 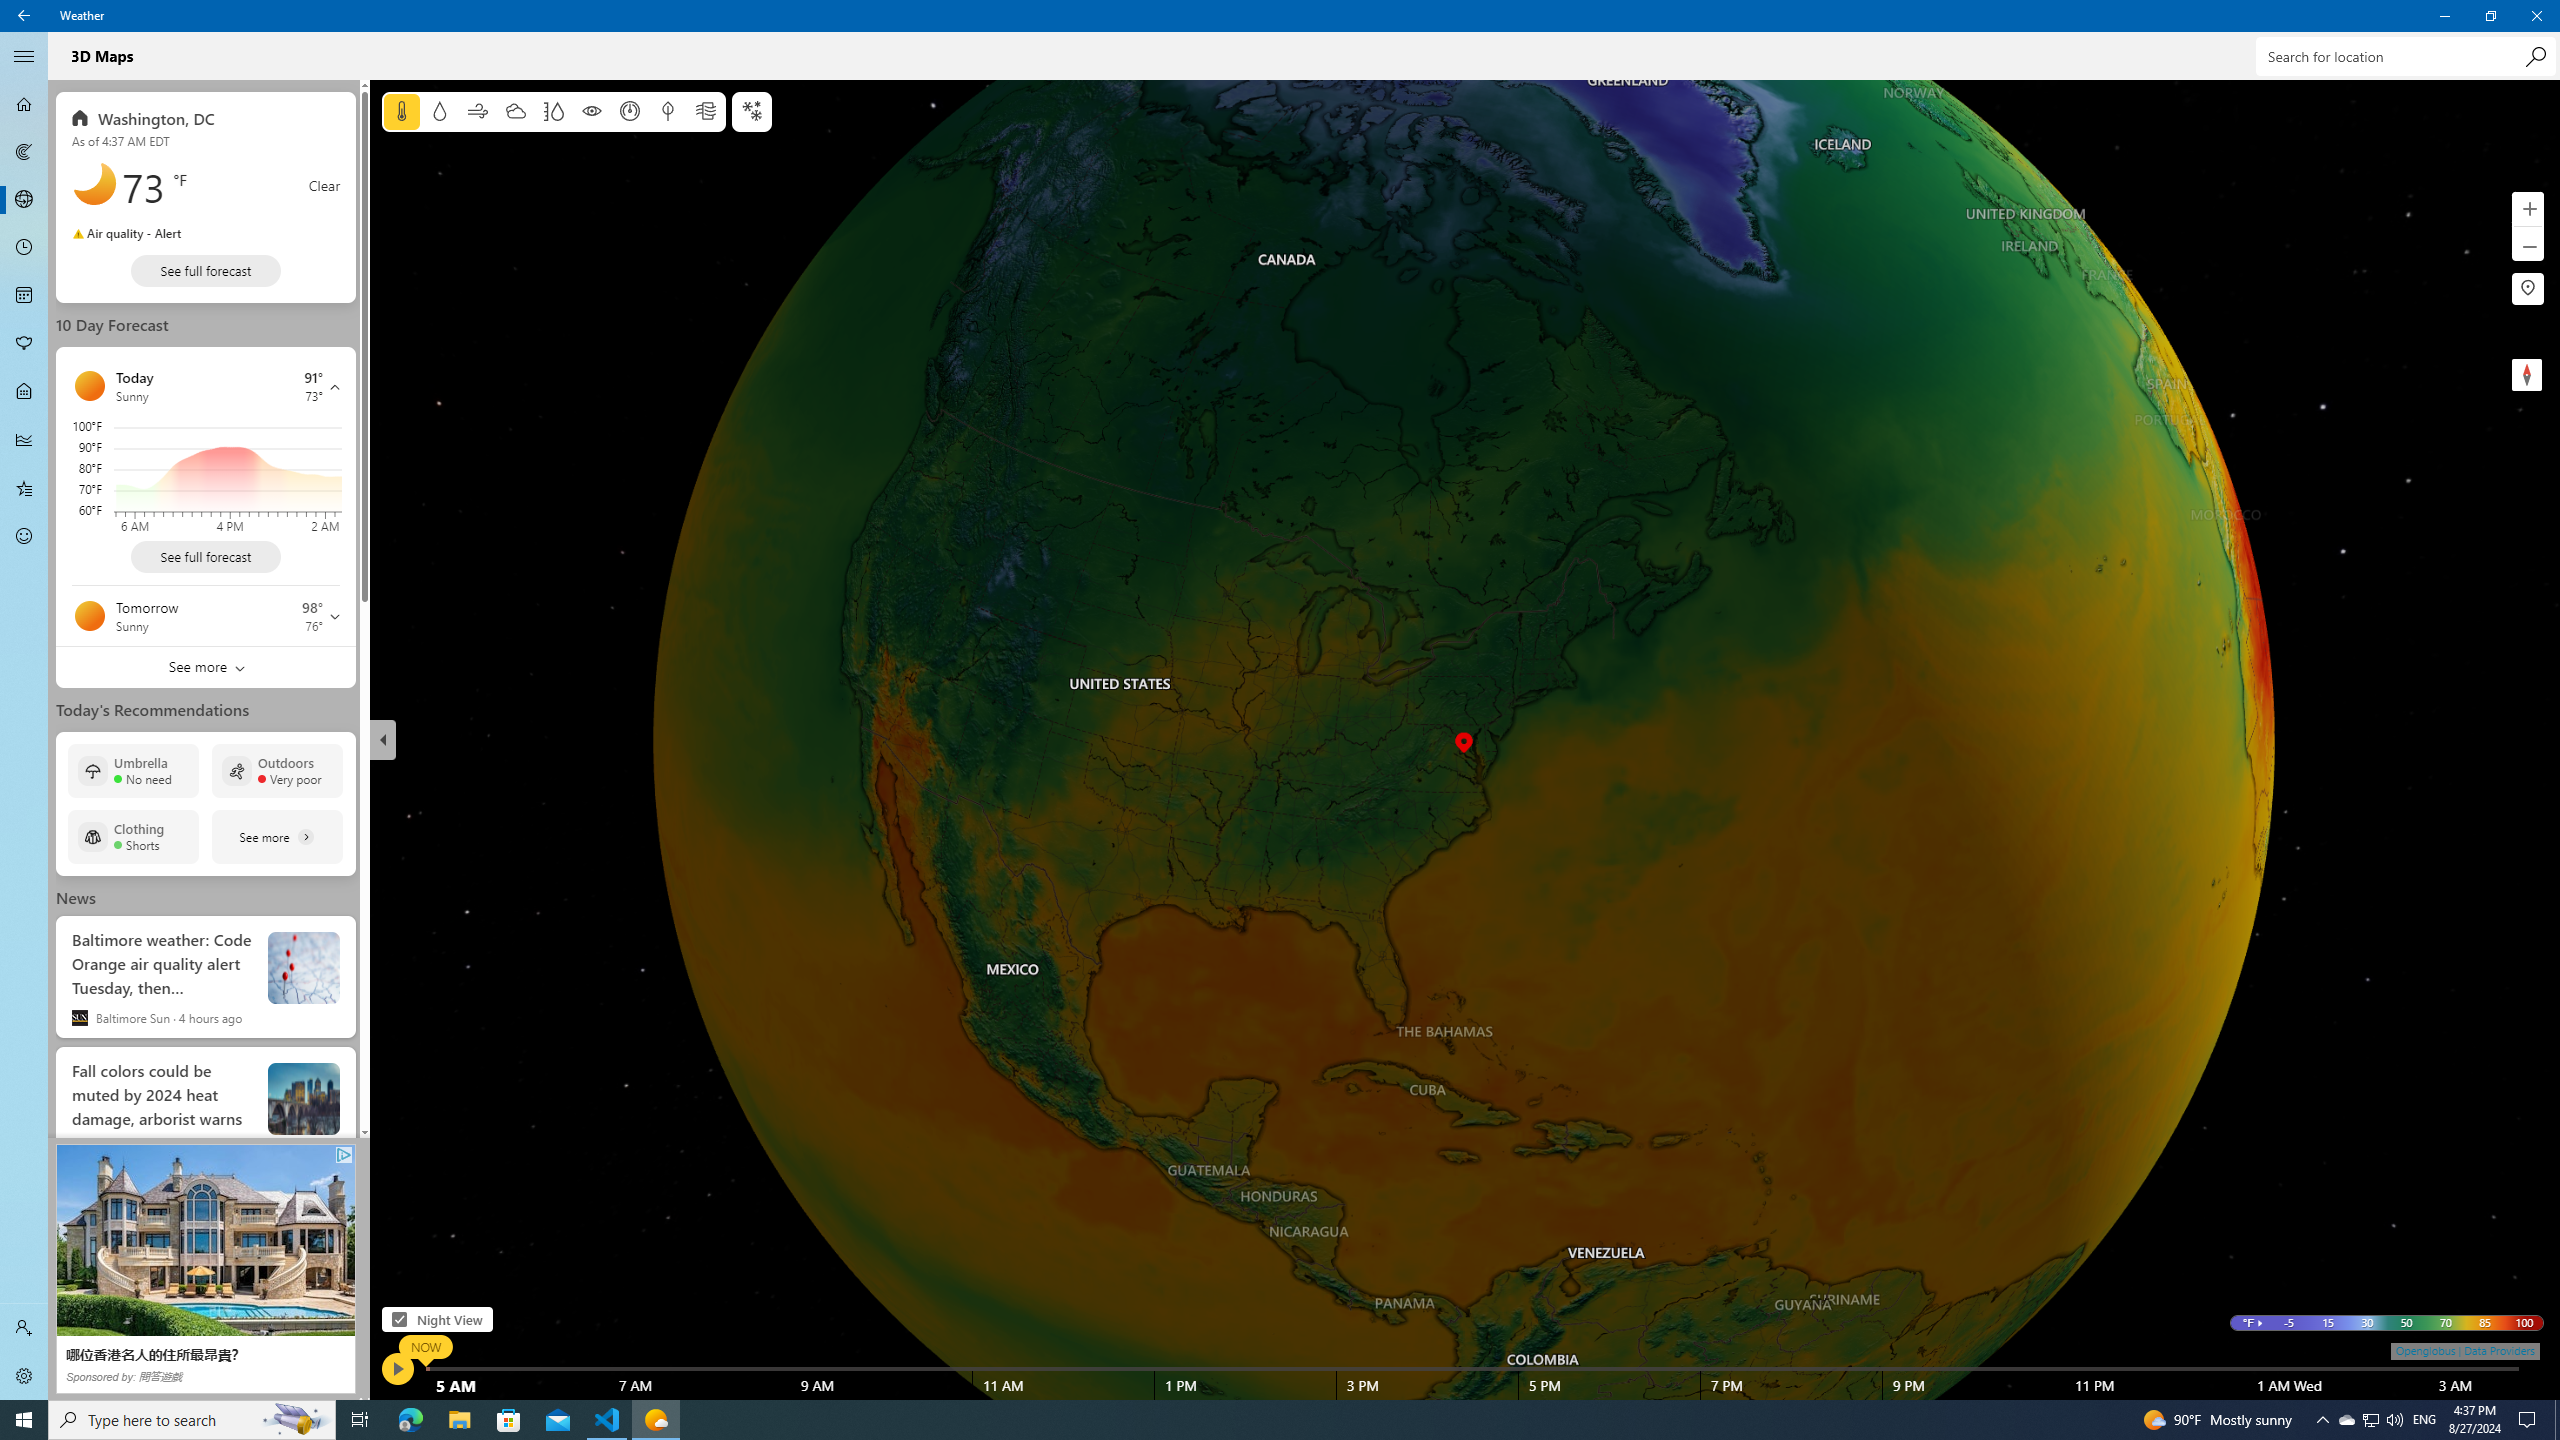 What do you see at coordinates (24, 438) in the screenshot?
I see `'Historical Weather - Not Selected'` at bounding box center [24, 438].